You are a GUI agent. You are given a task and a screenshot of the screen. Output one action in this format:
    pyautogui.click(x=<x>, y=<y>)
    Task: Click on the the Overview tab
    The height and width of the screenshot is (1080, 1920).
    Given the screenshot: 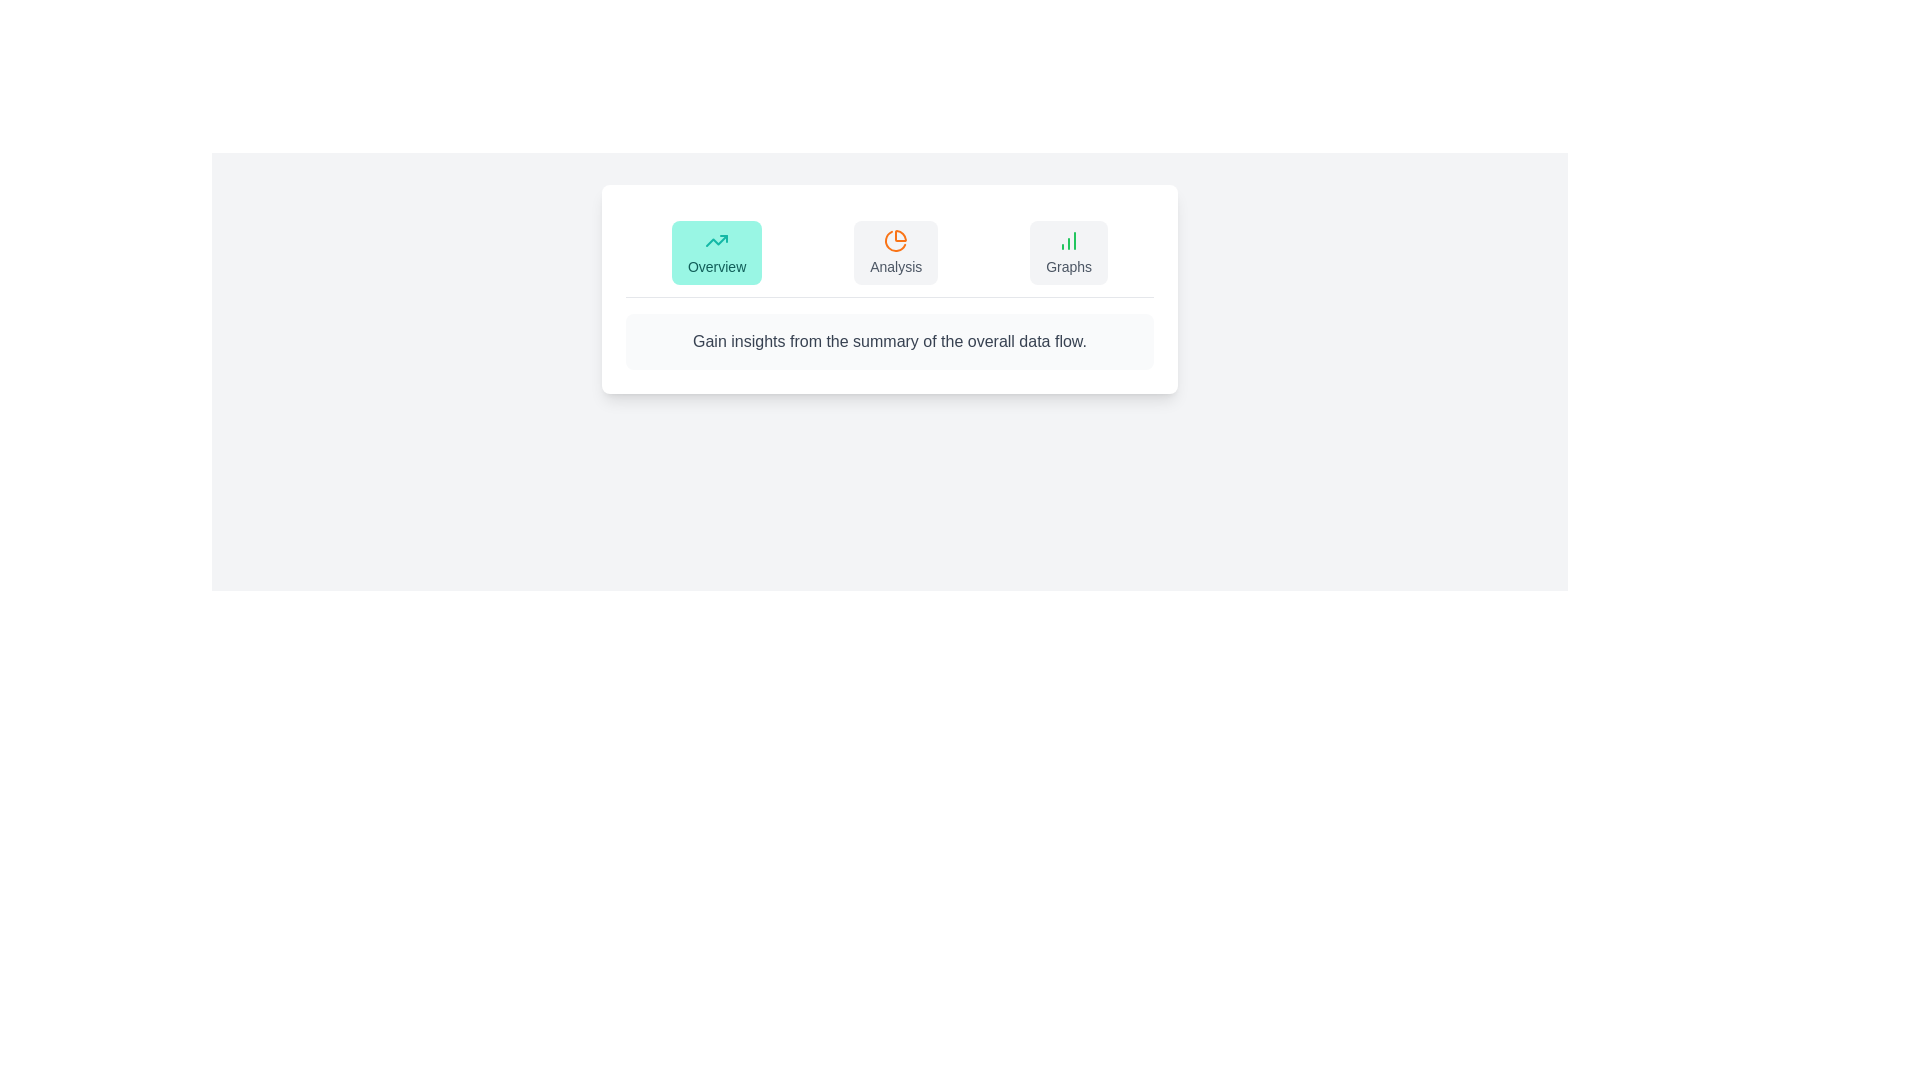 What is the action you would take?
    pyautogui.click(x=717, y=252)
    